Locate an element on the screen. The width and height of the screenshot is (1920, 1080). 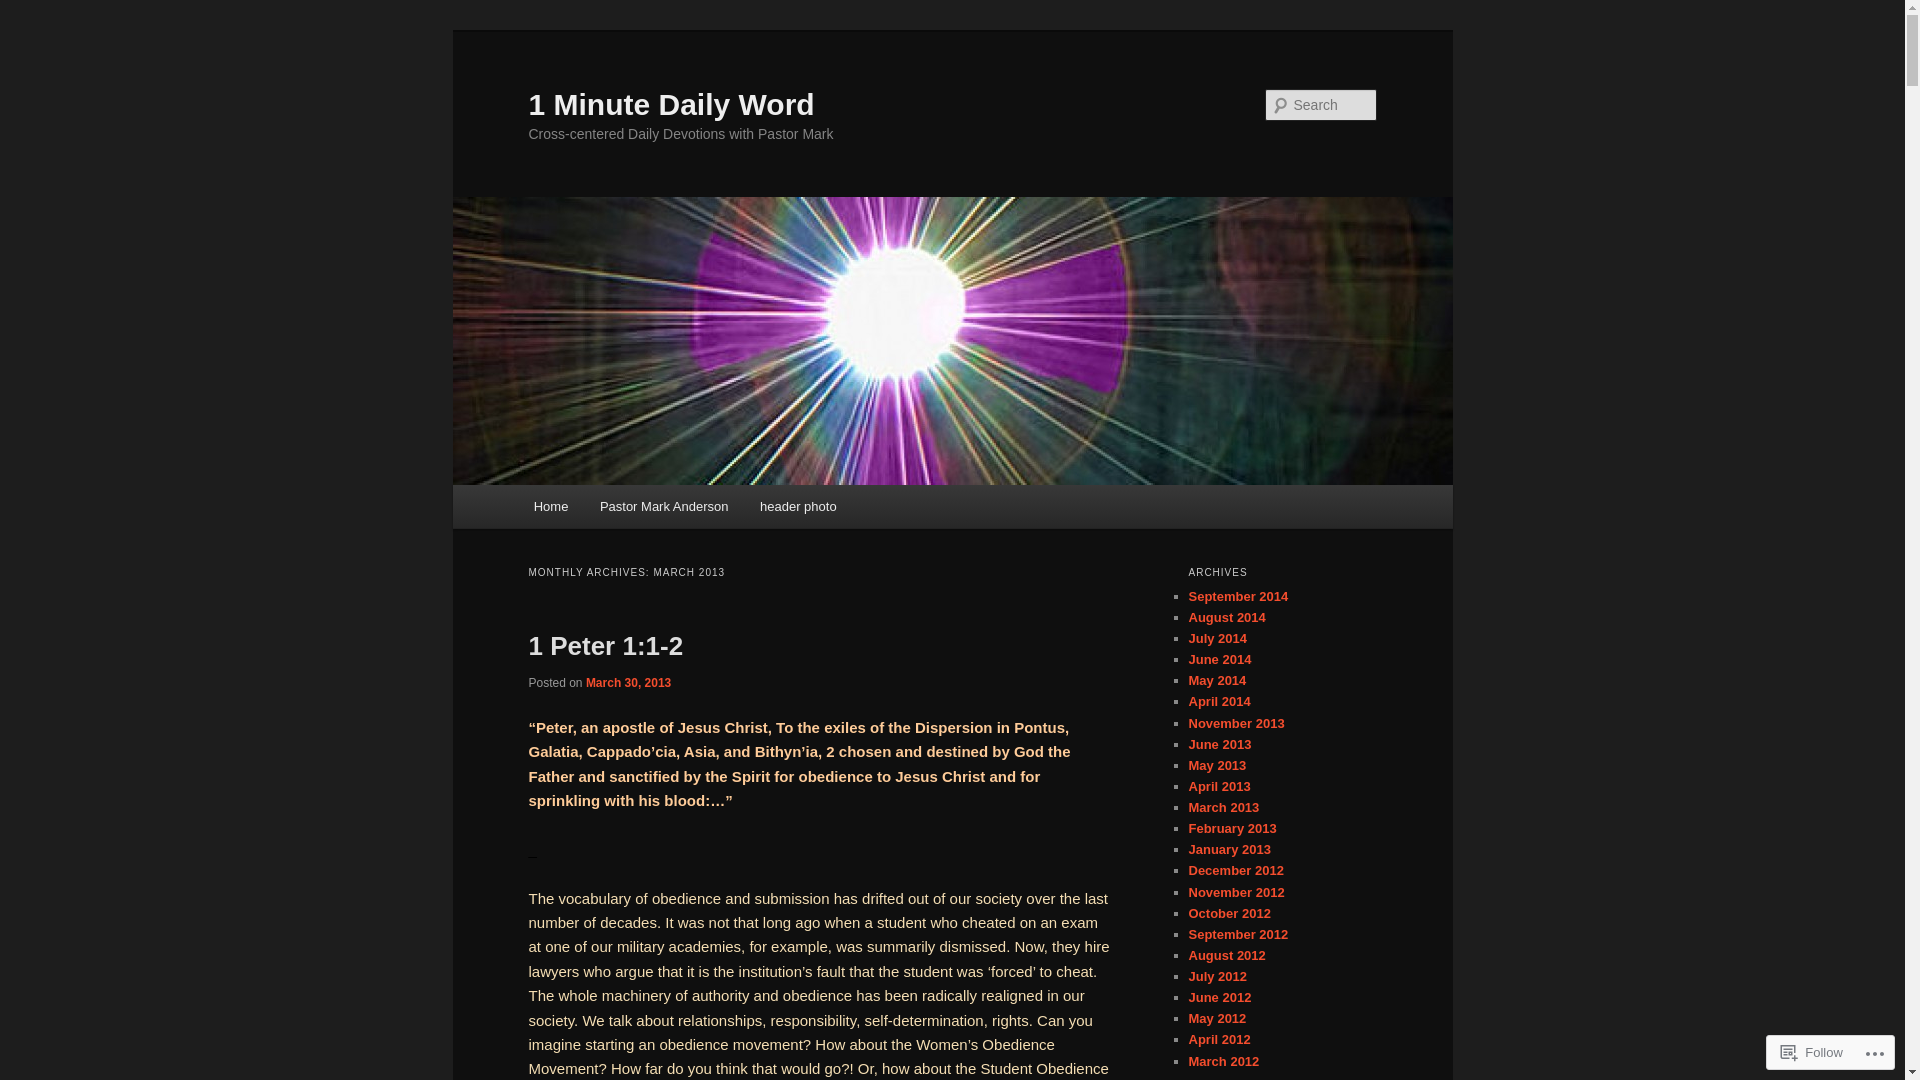
'header photo' is located at coordinates (796, 505).